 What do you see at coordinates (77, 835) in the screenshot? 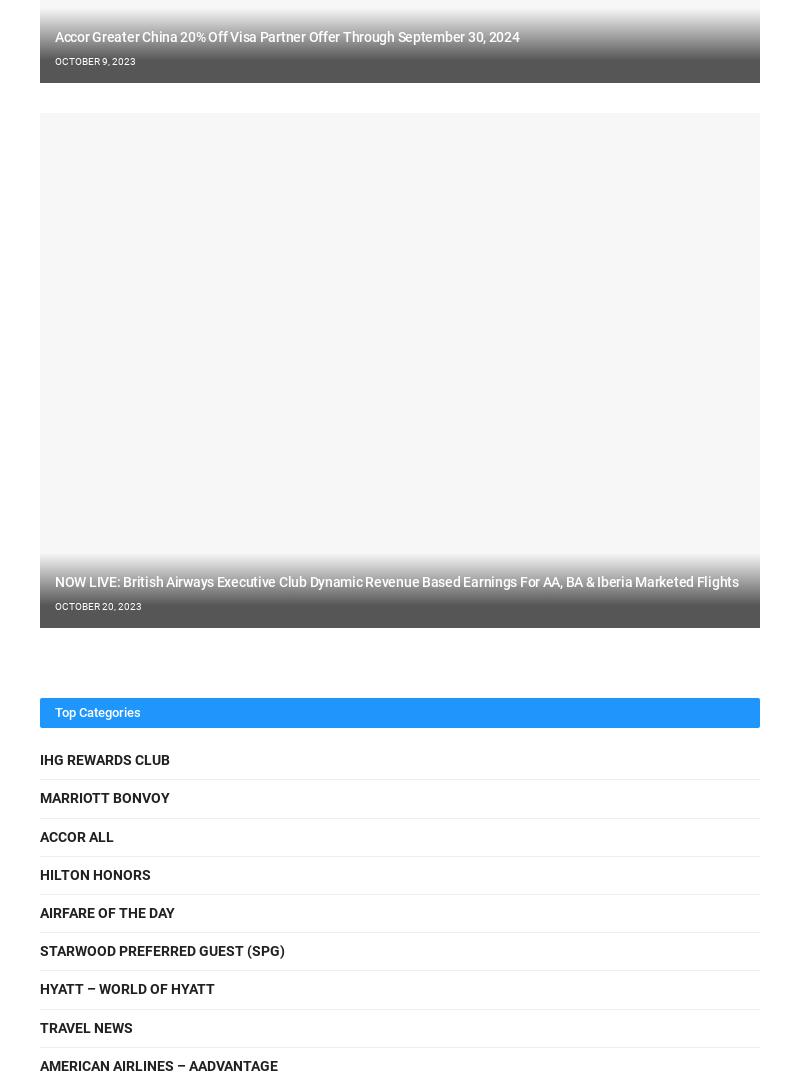
I see `'Accor ALL'` at bounding box center [77, 835].